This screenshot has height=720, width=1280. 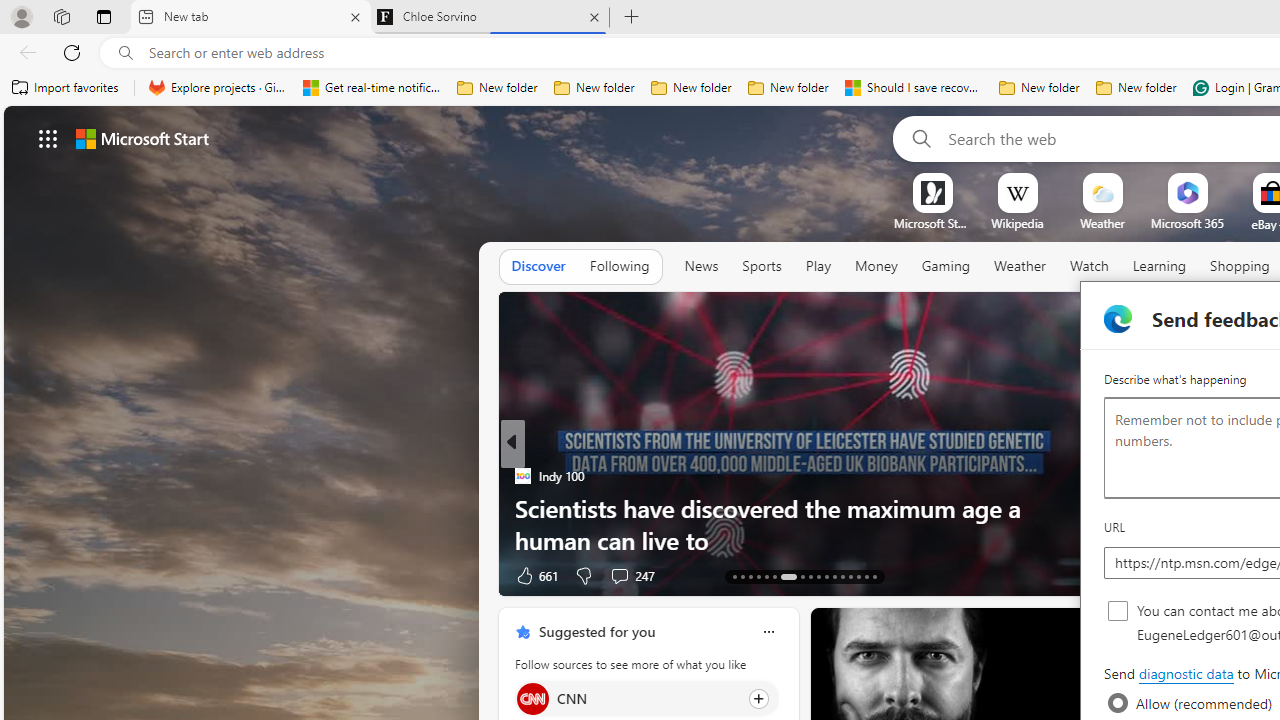 I want to click on 'Play', so click(x=817, y=265).